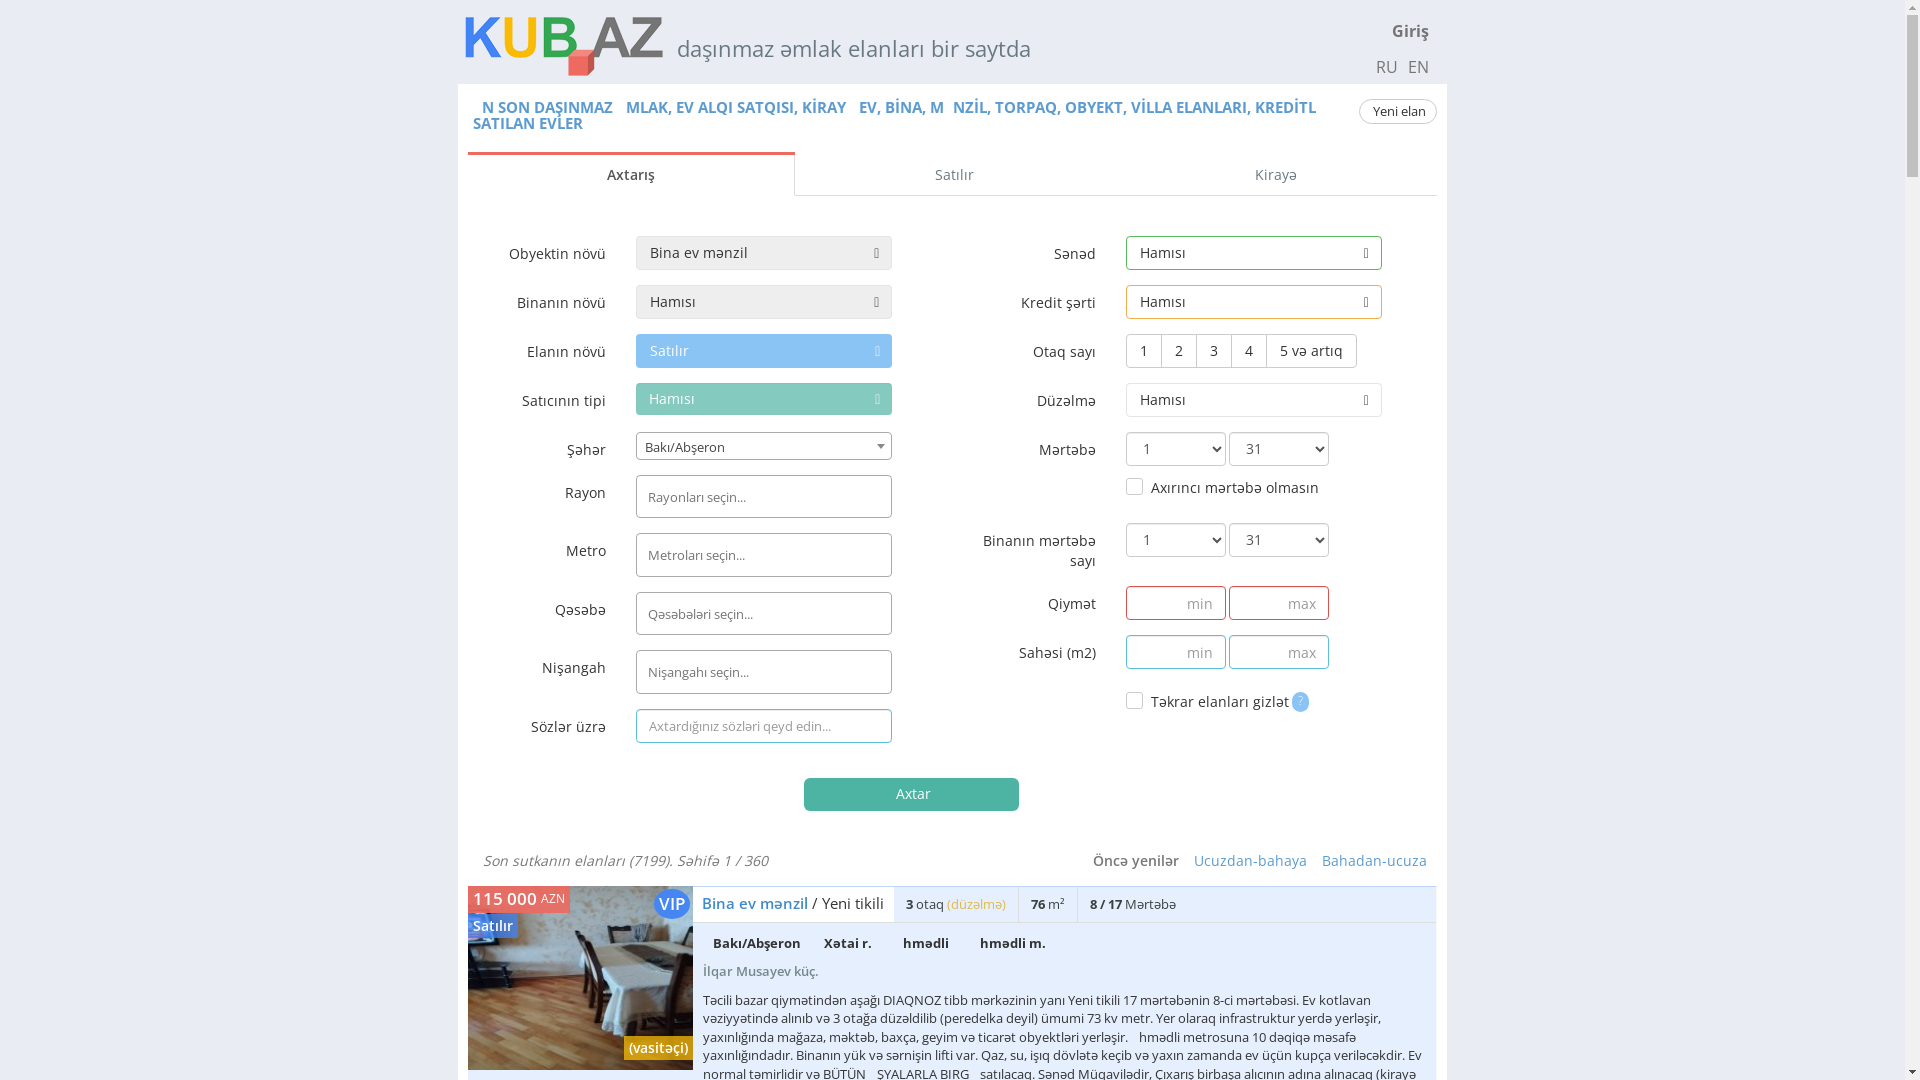 The width and height of the screenshot is (1920, 1080). I want to click on 'Yeni elan', so click(1396, 111).